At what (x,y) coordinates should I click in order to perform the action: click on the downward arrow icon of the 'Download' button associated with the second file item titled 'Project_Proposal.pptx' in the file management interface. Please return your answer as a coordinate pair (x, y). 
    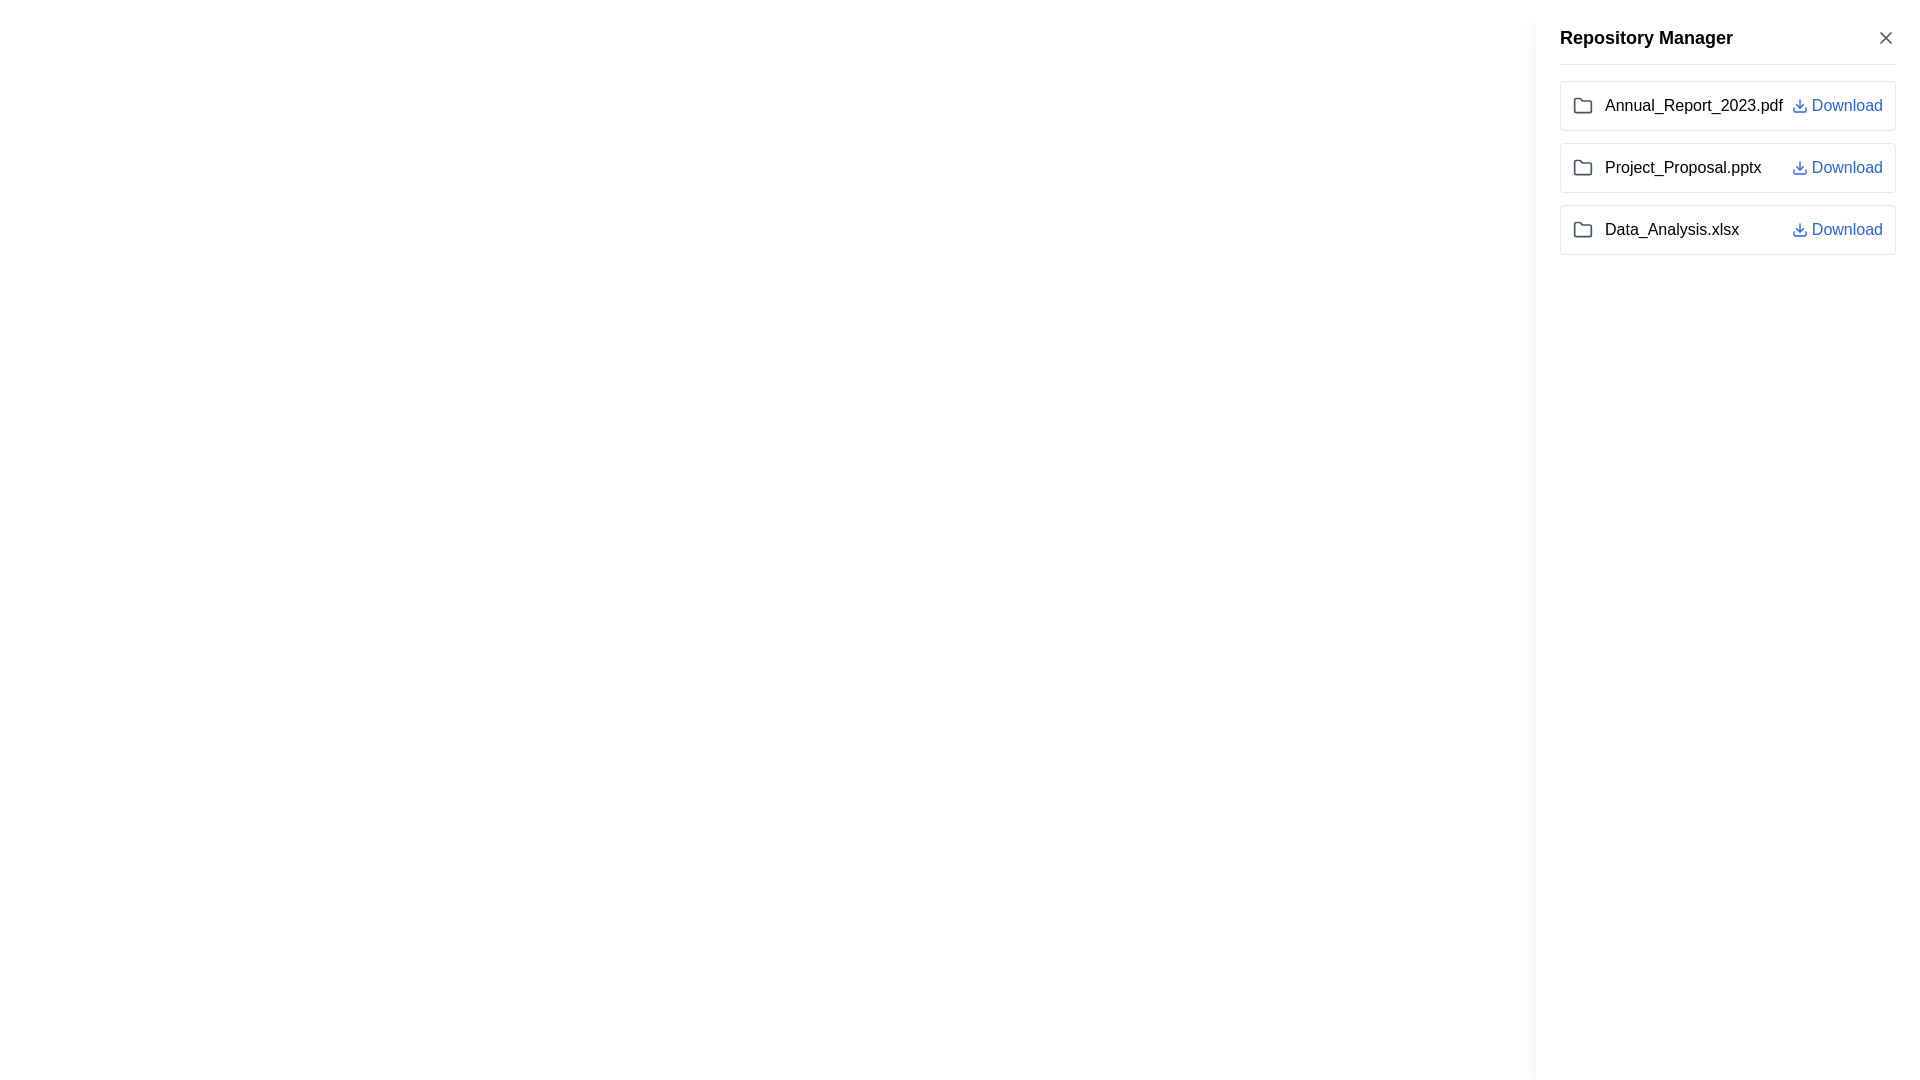
    Looking at the image, I should click on (1799, 167).